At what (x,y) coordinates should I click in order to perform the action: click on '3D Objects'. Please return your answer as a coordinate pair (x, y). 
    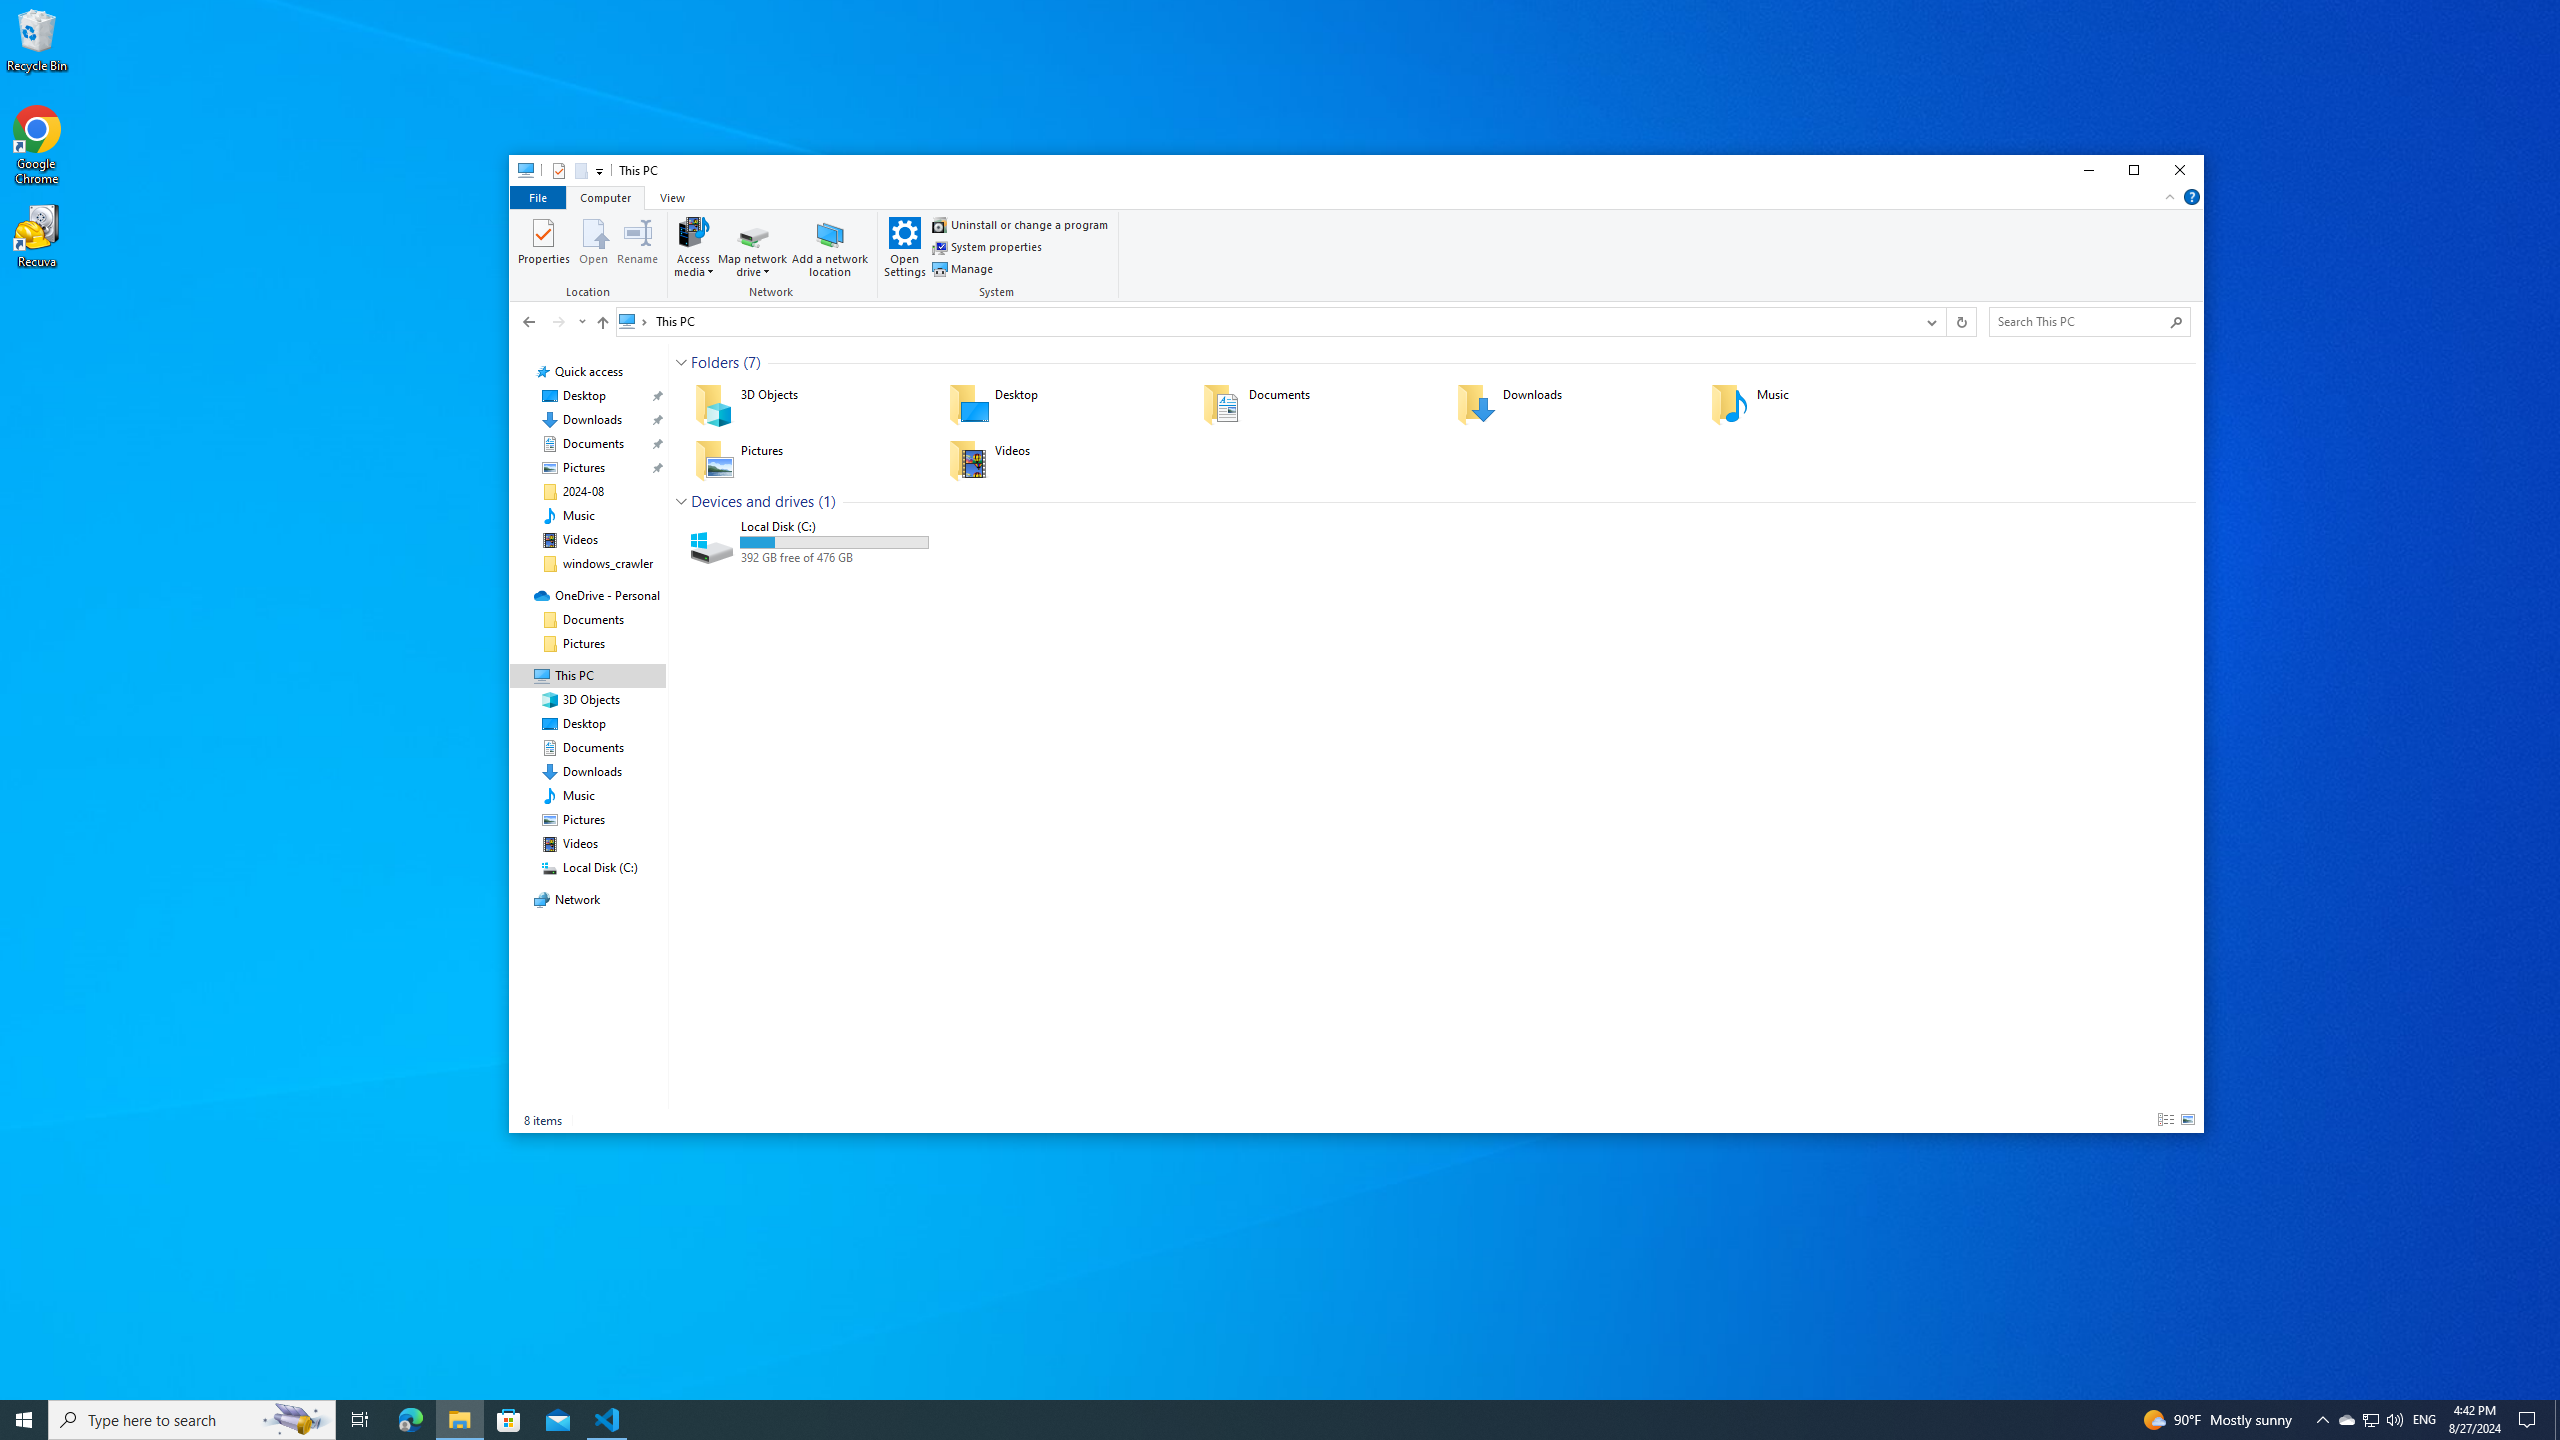
    Looking at the image, I should click on (807, 402).